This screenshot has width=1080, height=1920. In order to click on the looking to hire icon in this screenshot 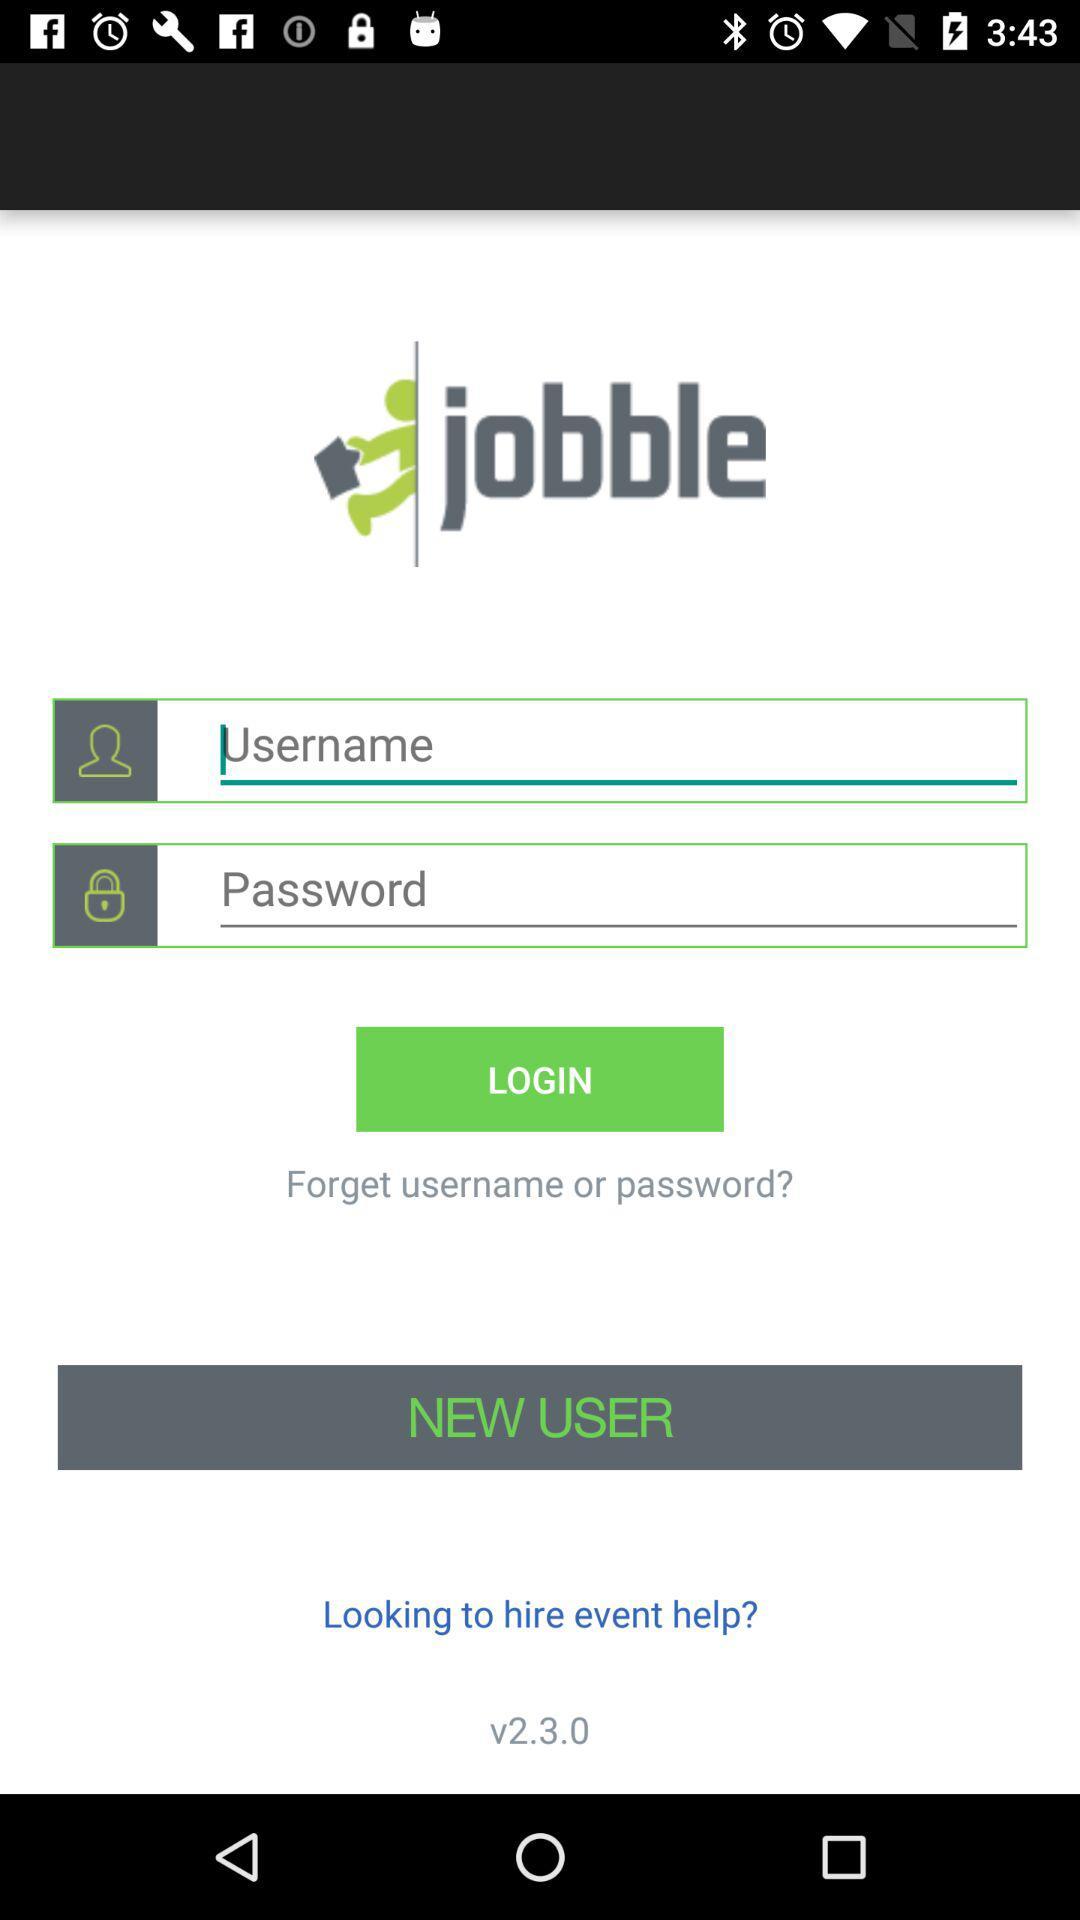, I will do `click(540, 1613)`.